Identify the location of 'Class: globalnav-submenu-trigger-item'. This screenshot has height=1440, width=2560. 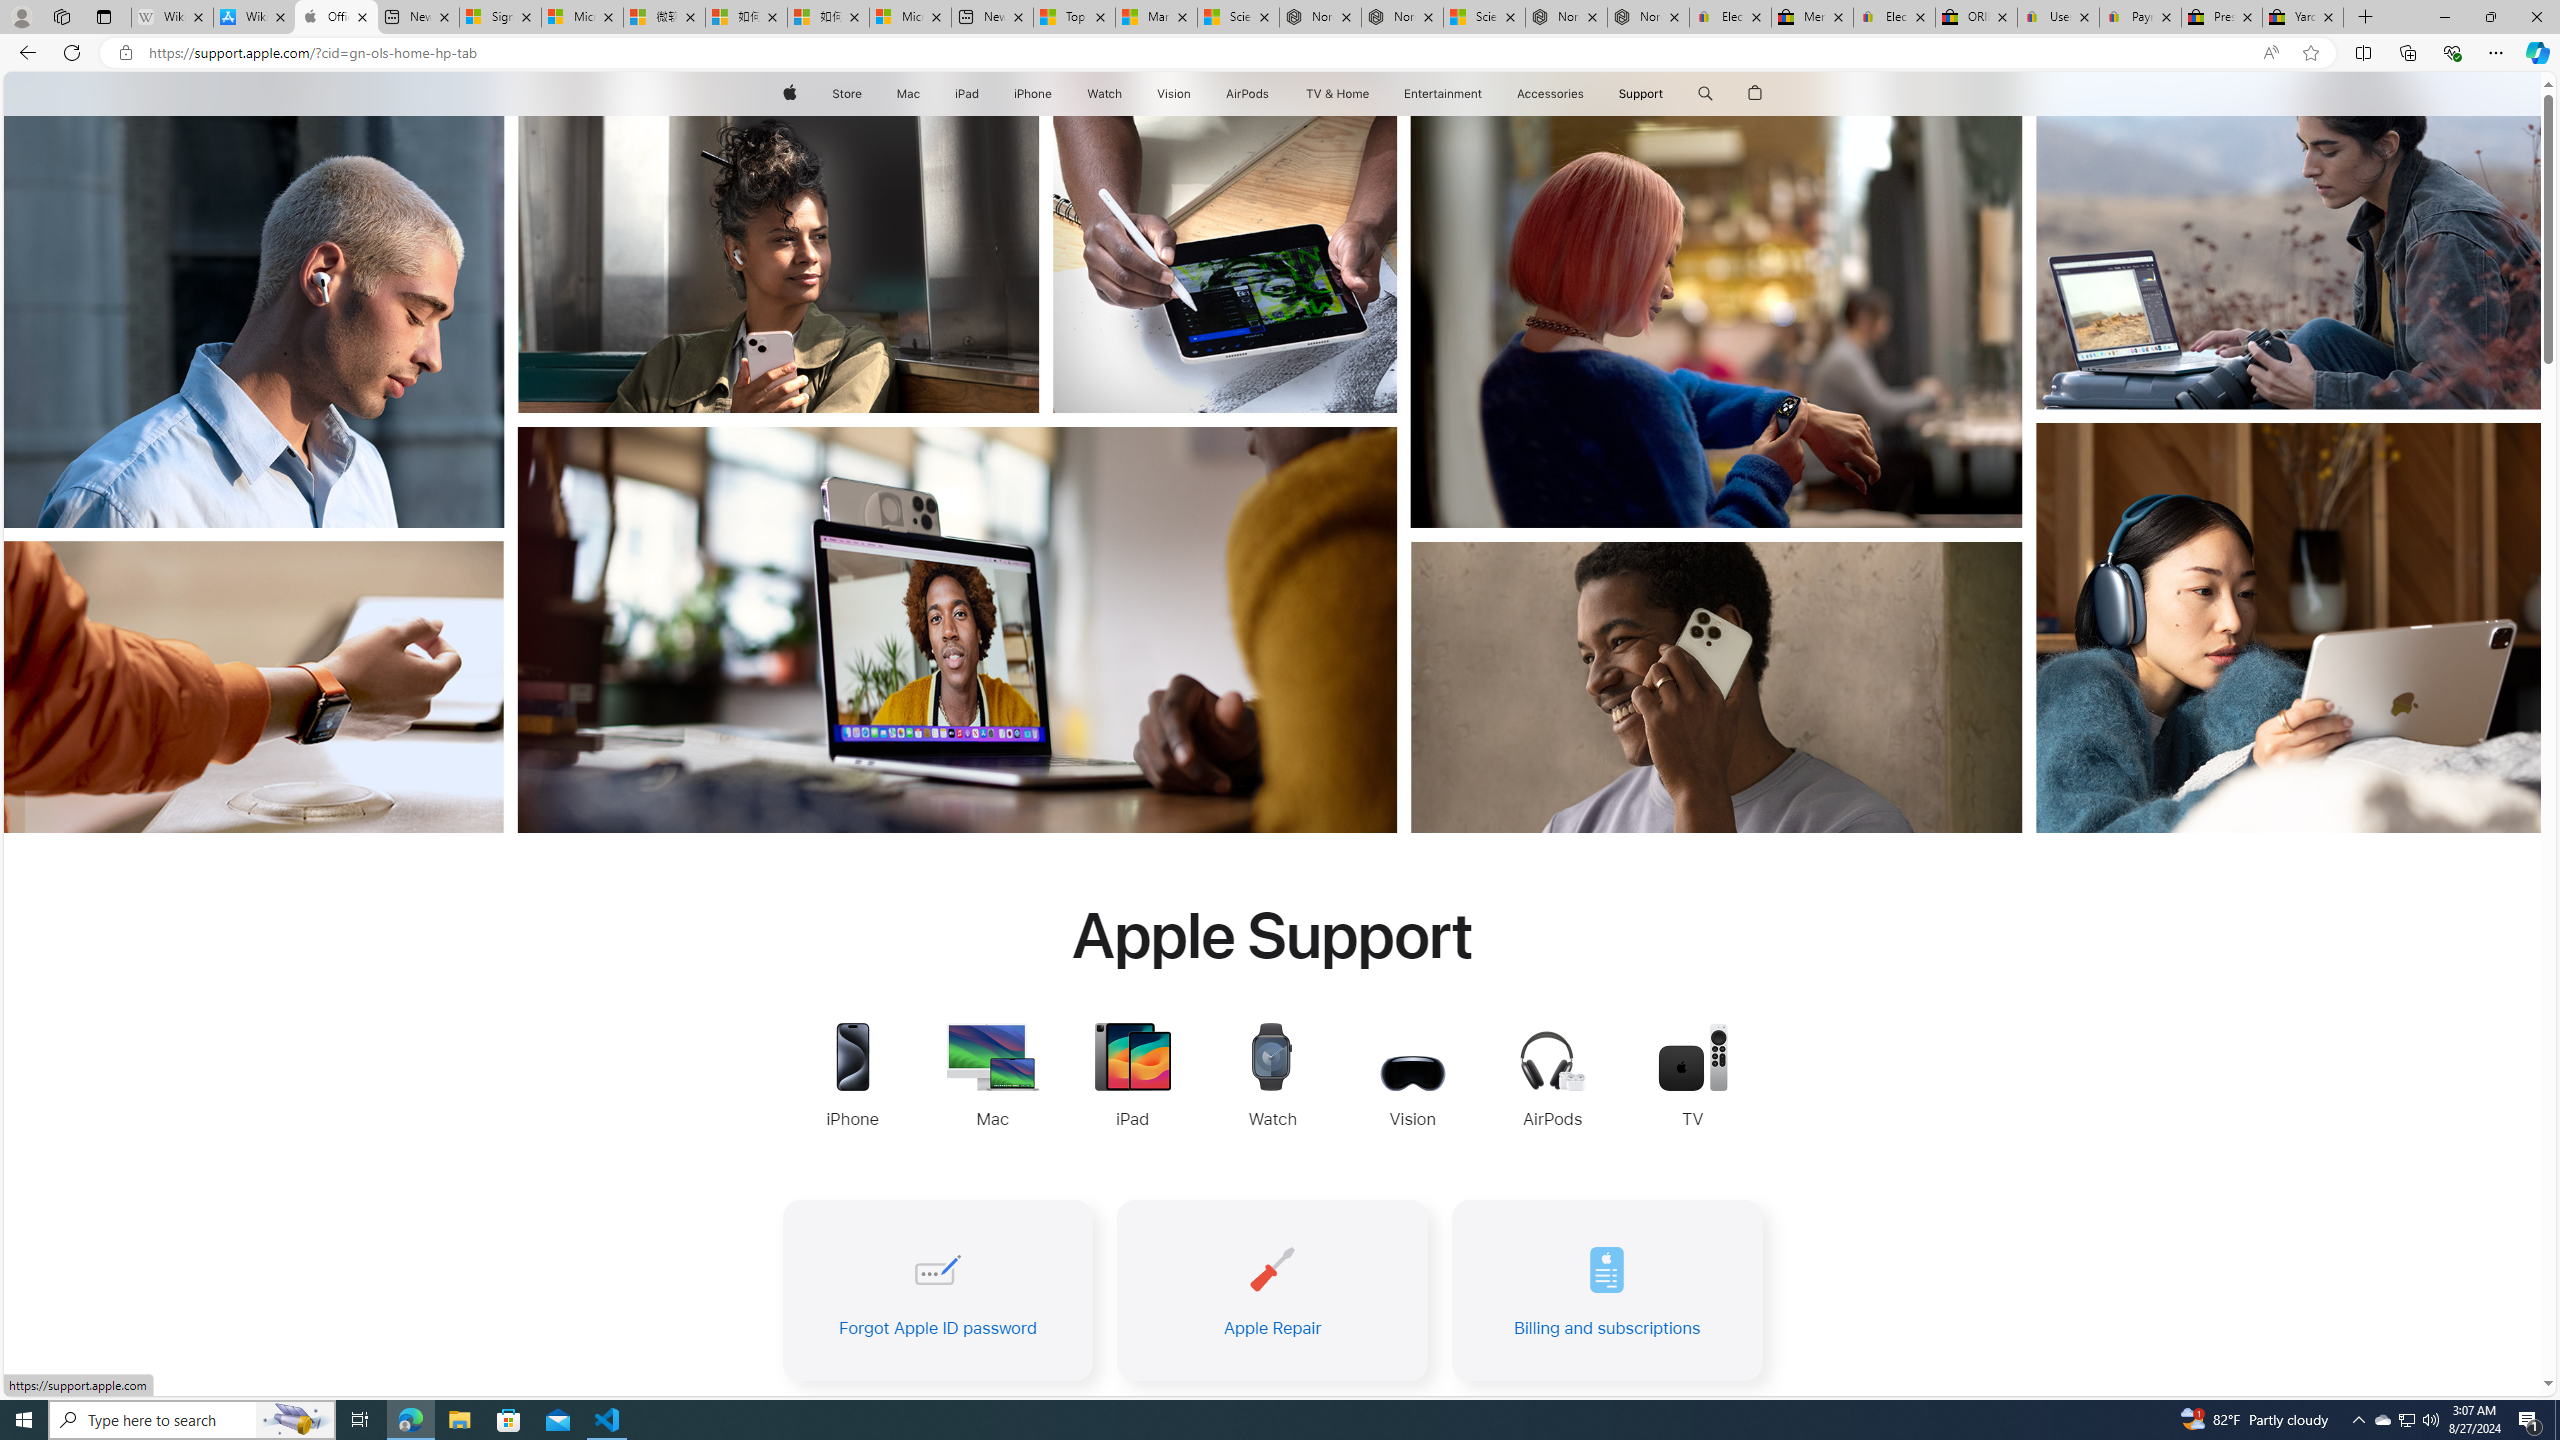
(1667, 93).